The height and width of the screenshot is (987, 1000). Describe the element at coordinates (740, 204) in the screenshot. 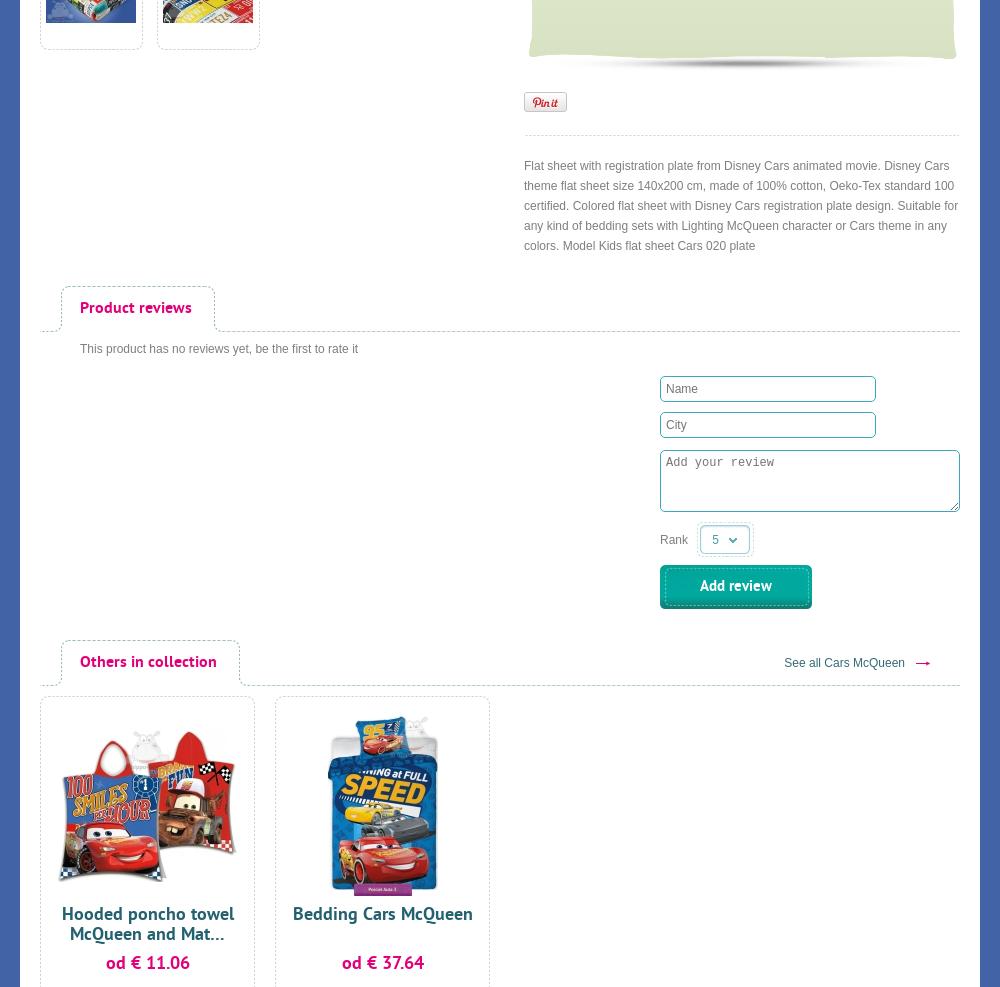

I see `'Flat sheet with registration plate from Disney Cars animated movie. Disney Cars theme flat sheet size 140x200 cm, made of 100% cotton, Oeko-Tex standard 100 certified. Colored flat sheet with Disney Cars registration plate design. Suitable for any kind of bedding sets with Lighting McQueen character or Cars theme in any colors. Model Kids flat sheet Cars 020 plate'` at that location.